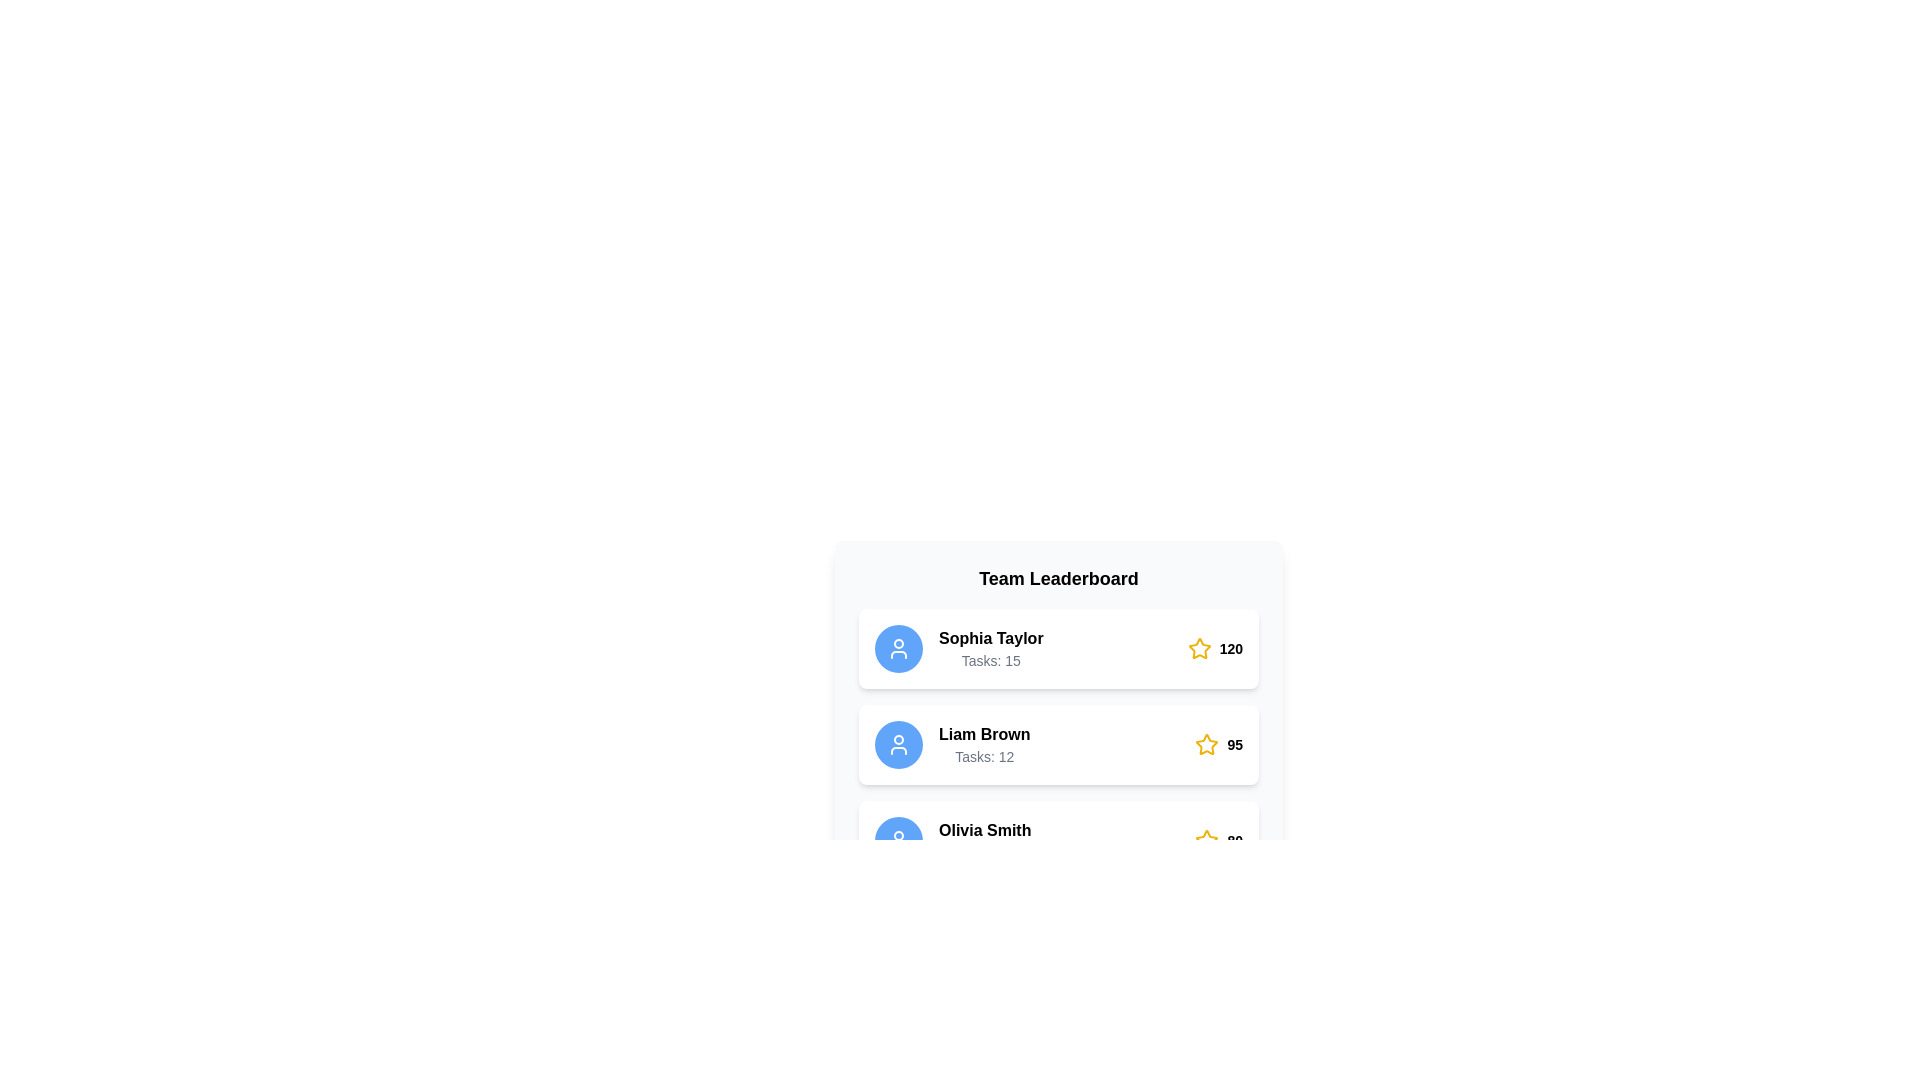  I want to click on the Rating indicator with numerical value '80' for user Olivia Smith, located at the bottommost card, so click(1218, 840).